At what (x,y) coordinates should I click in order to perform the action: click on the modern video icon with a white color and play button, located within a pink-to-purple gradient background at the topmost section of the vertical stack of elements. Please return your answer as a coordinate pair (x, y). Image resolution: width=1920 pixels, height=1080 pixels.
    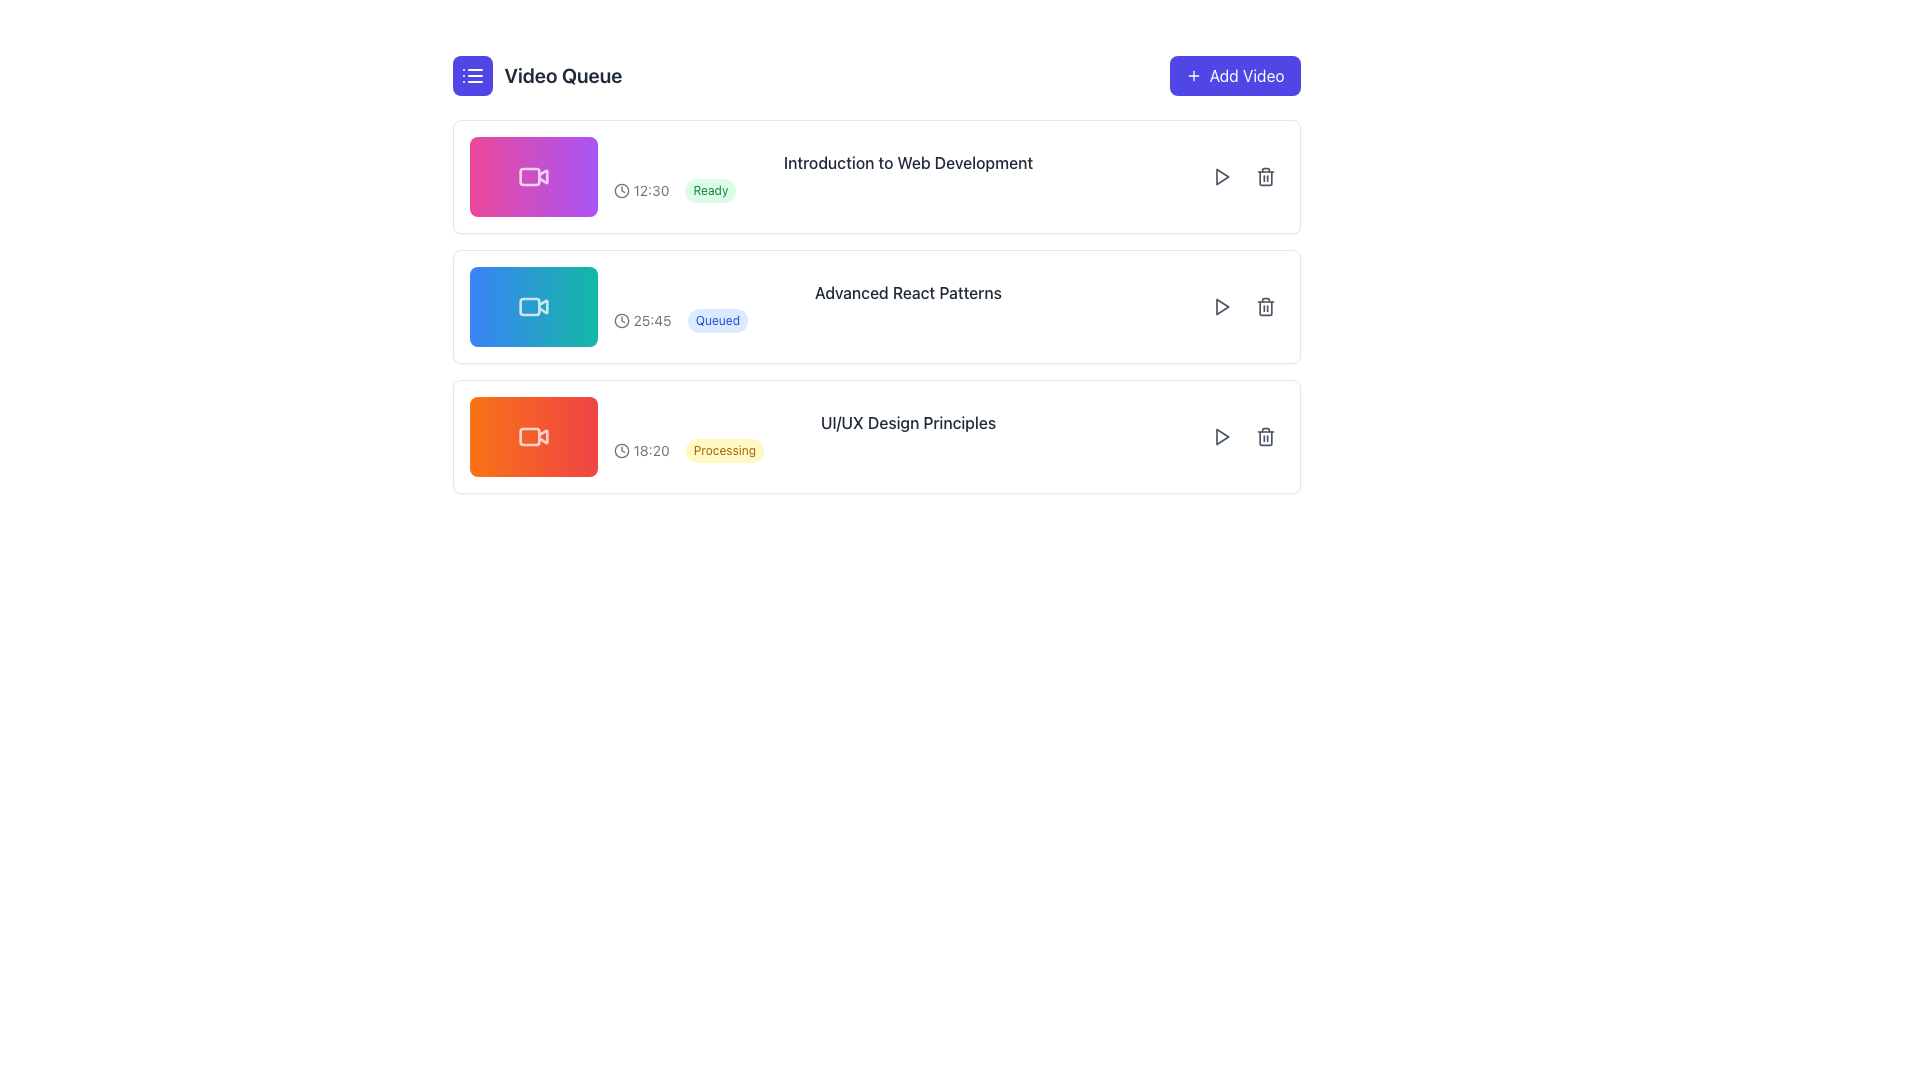
    Looking at the image, I should click on (533, 176).